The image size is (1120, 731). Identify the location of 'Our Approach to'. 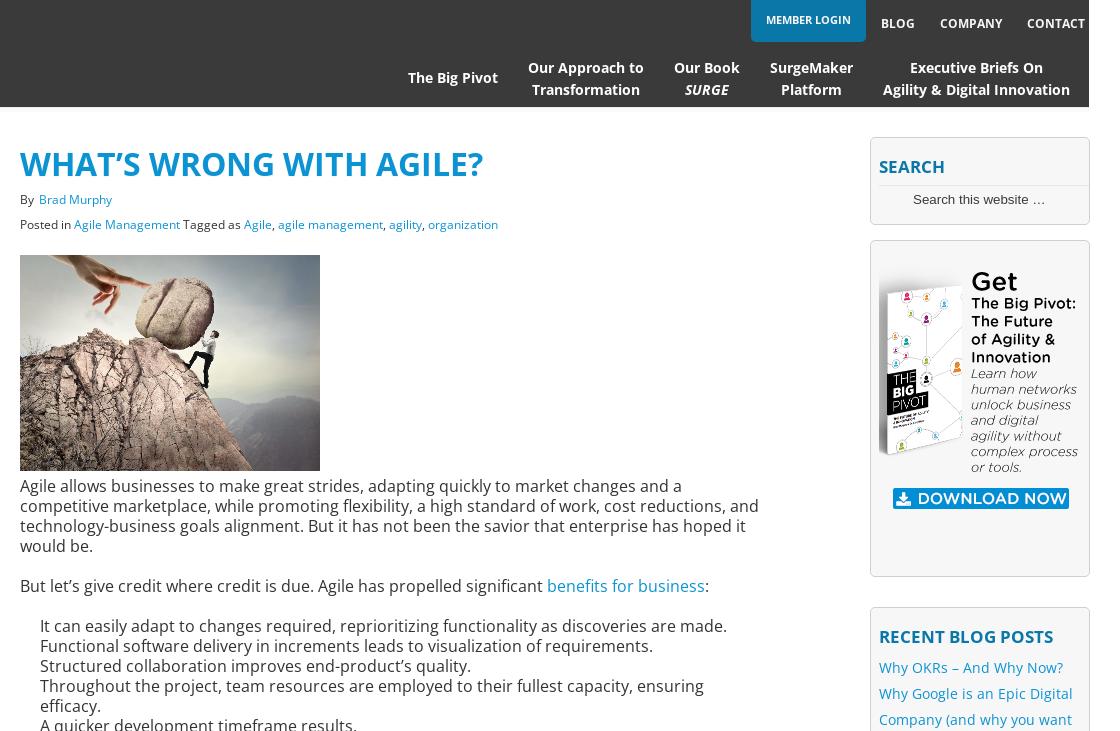
(584, 66).